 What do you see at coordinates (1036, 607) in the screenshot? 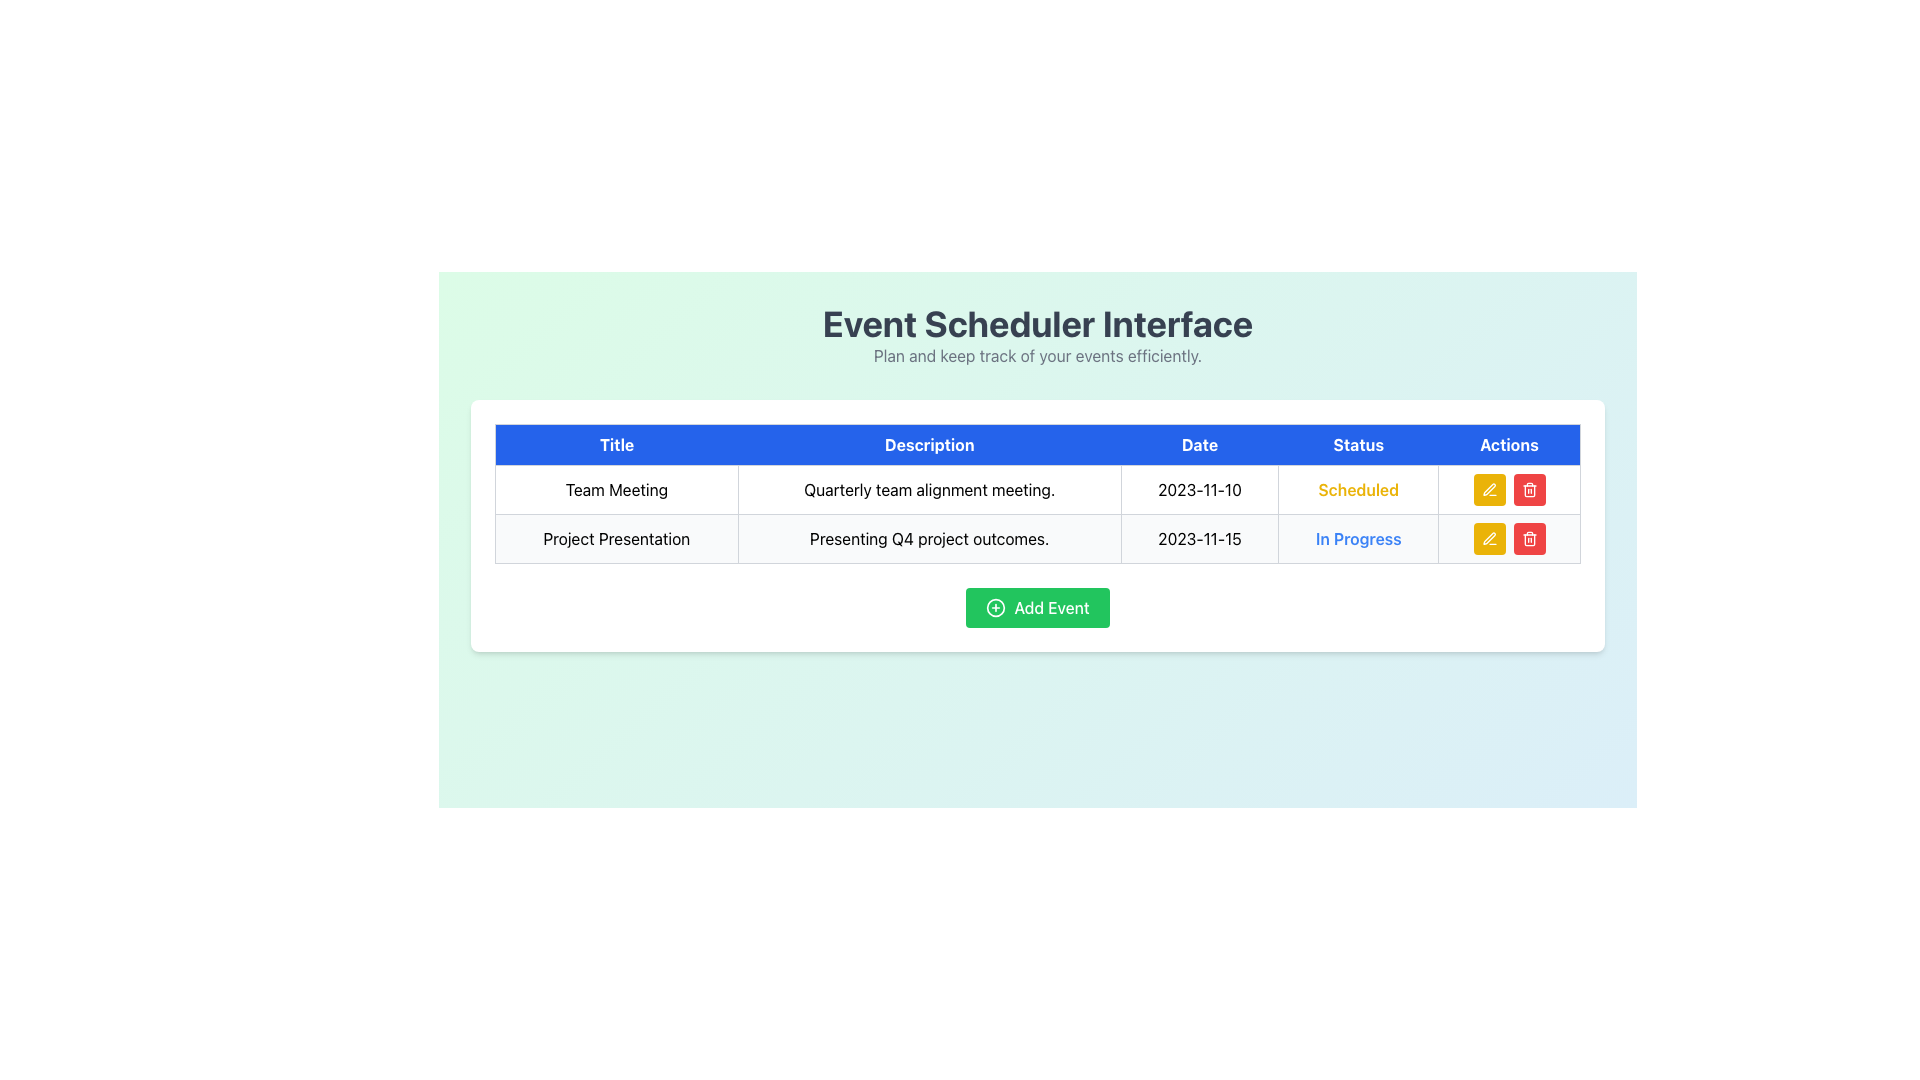
I see `the button below the event table` at bounding box center [1036, 607].